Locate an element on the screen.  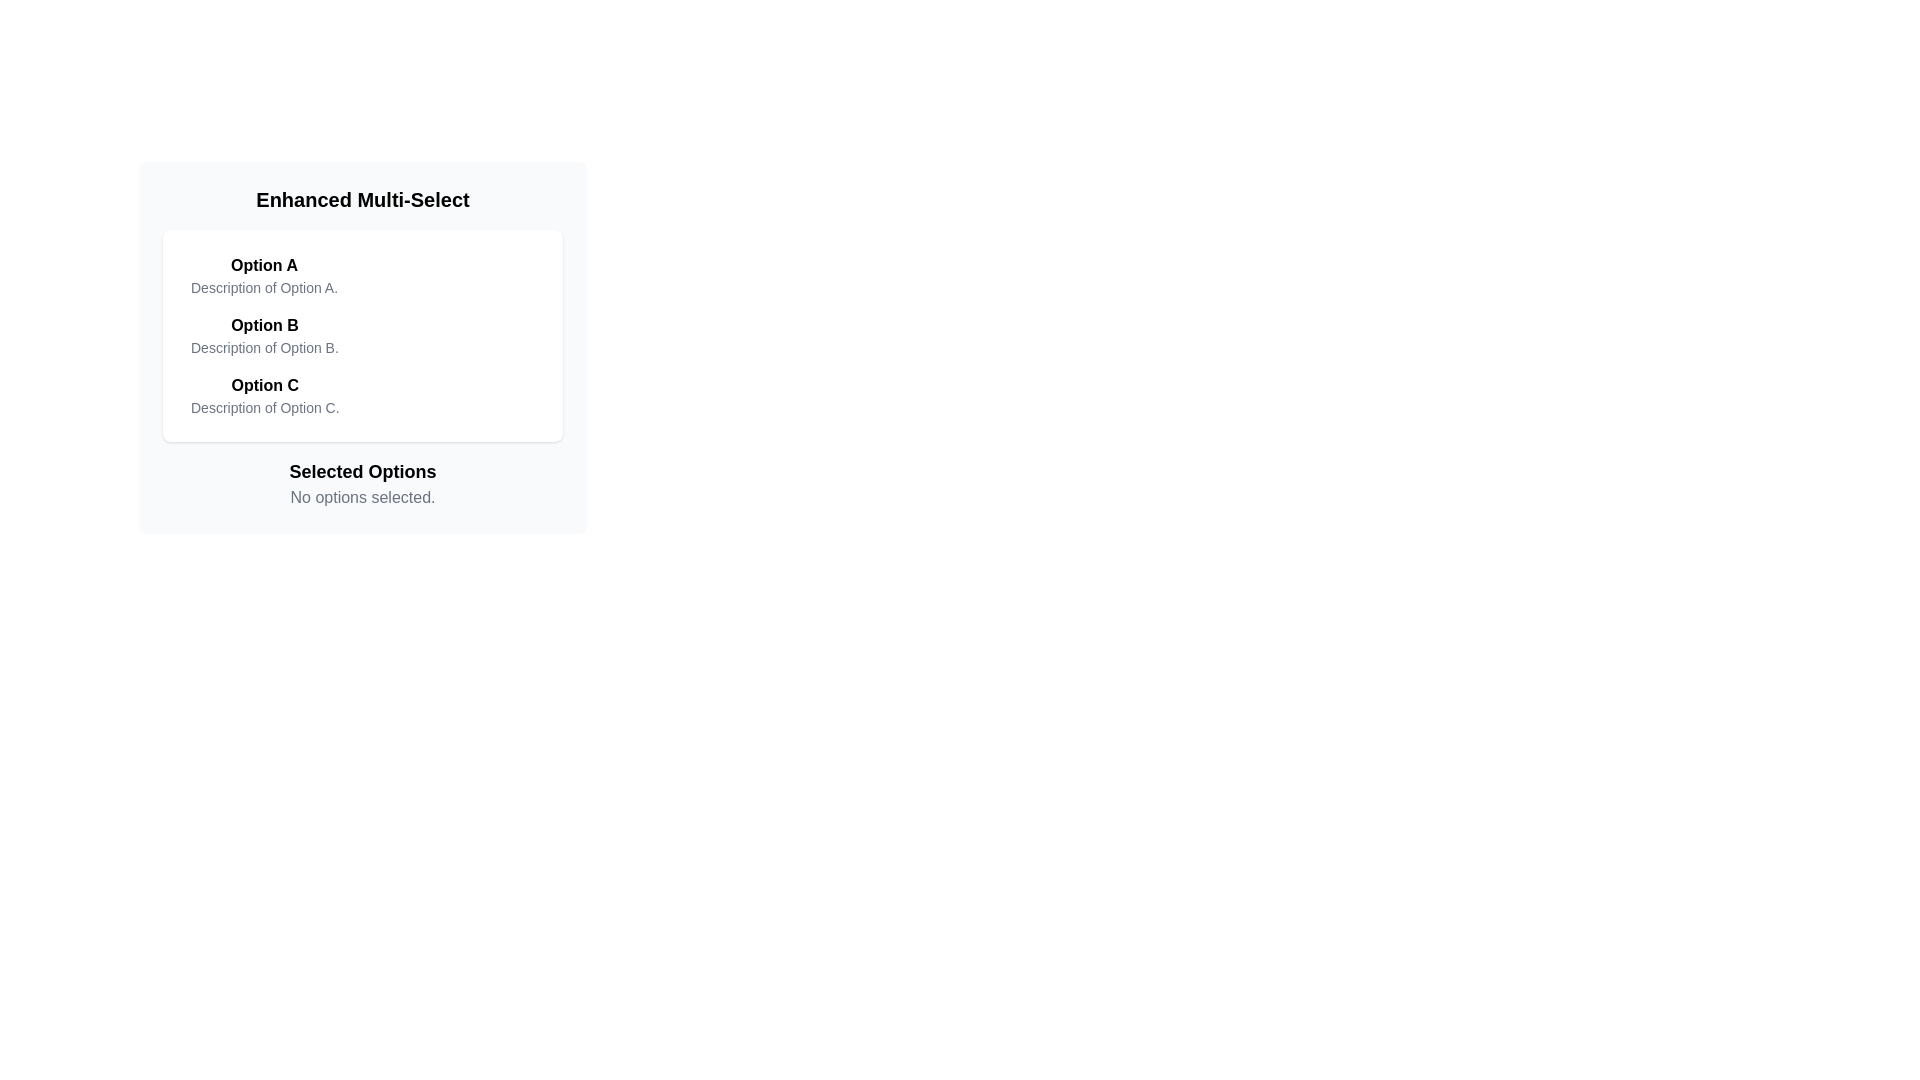
the paragraph text element displaying 'Description of Option B.' which is located directly beneath the title 'Option B' within the 'Enhanced Multi-Select' card is located at coordinates (263, 346).